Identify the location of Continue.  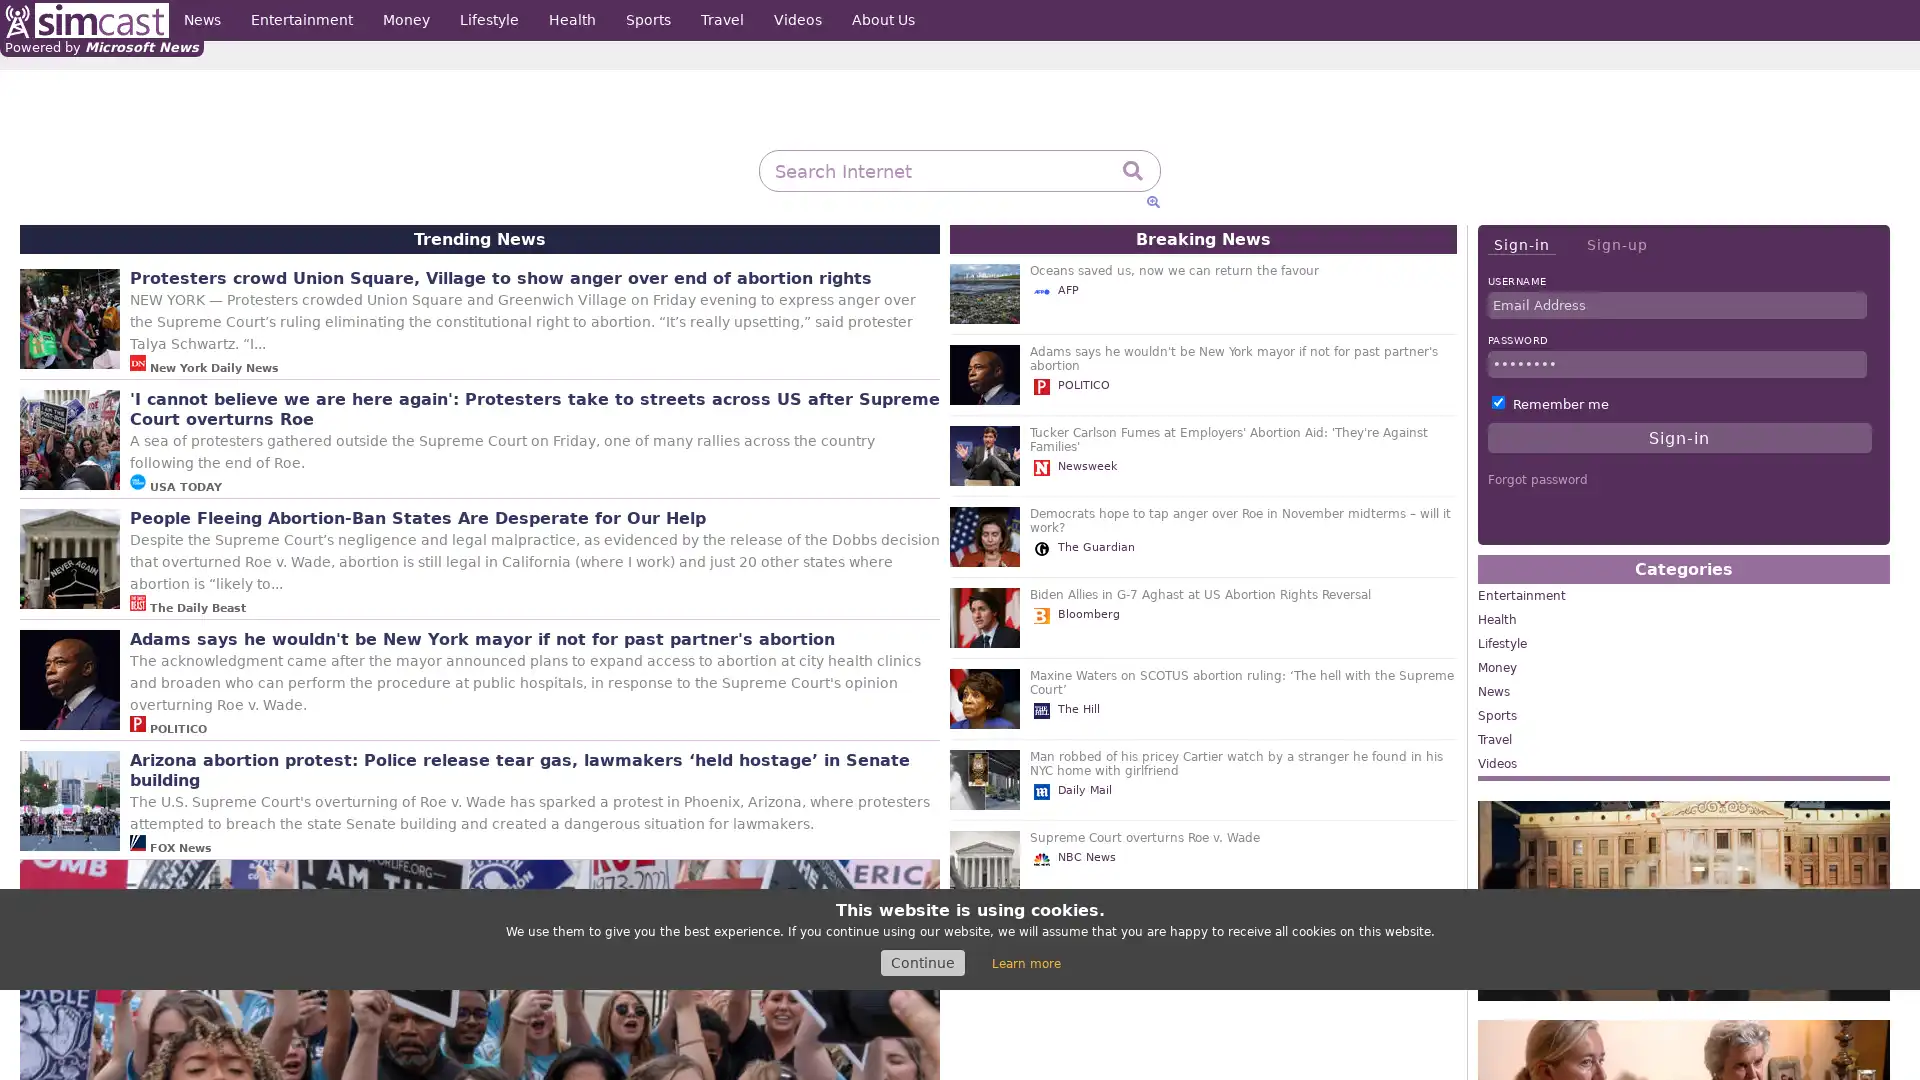
(921, 962).